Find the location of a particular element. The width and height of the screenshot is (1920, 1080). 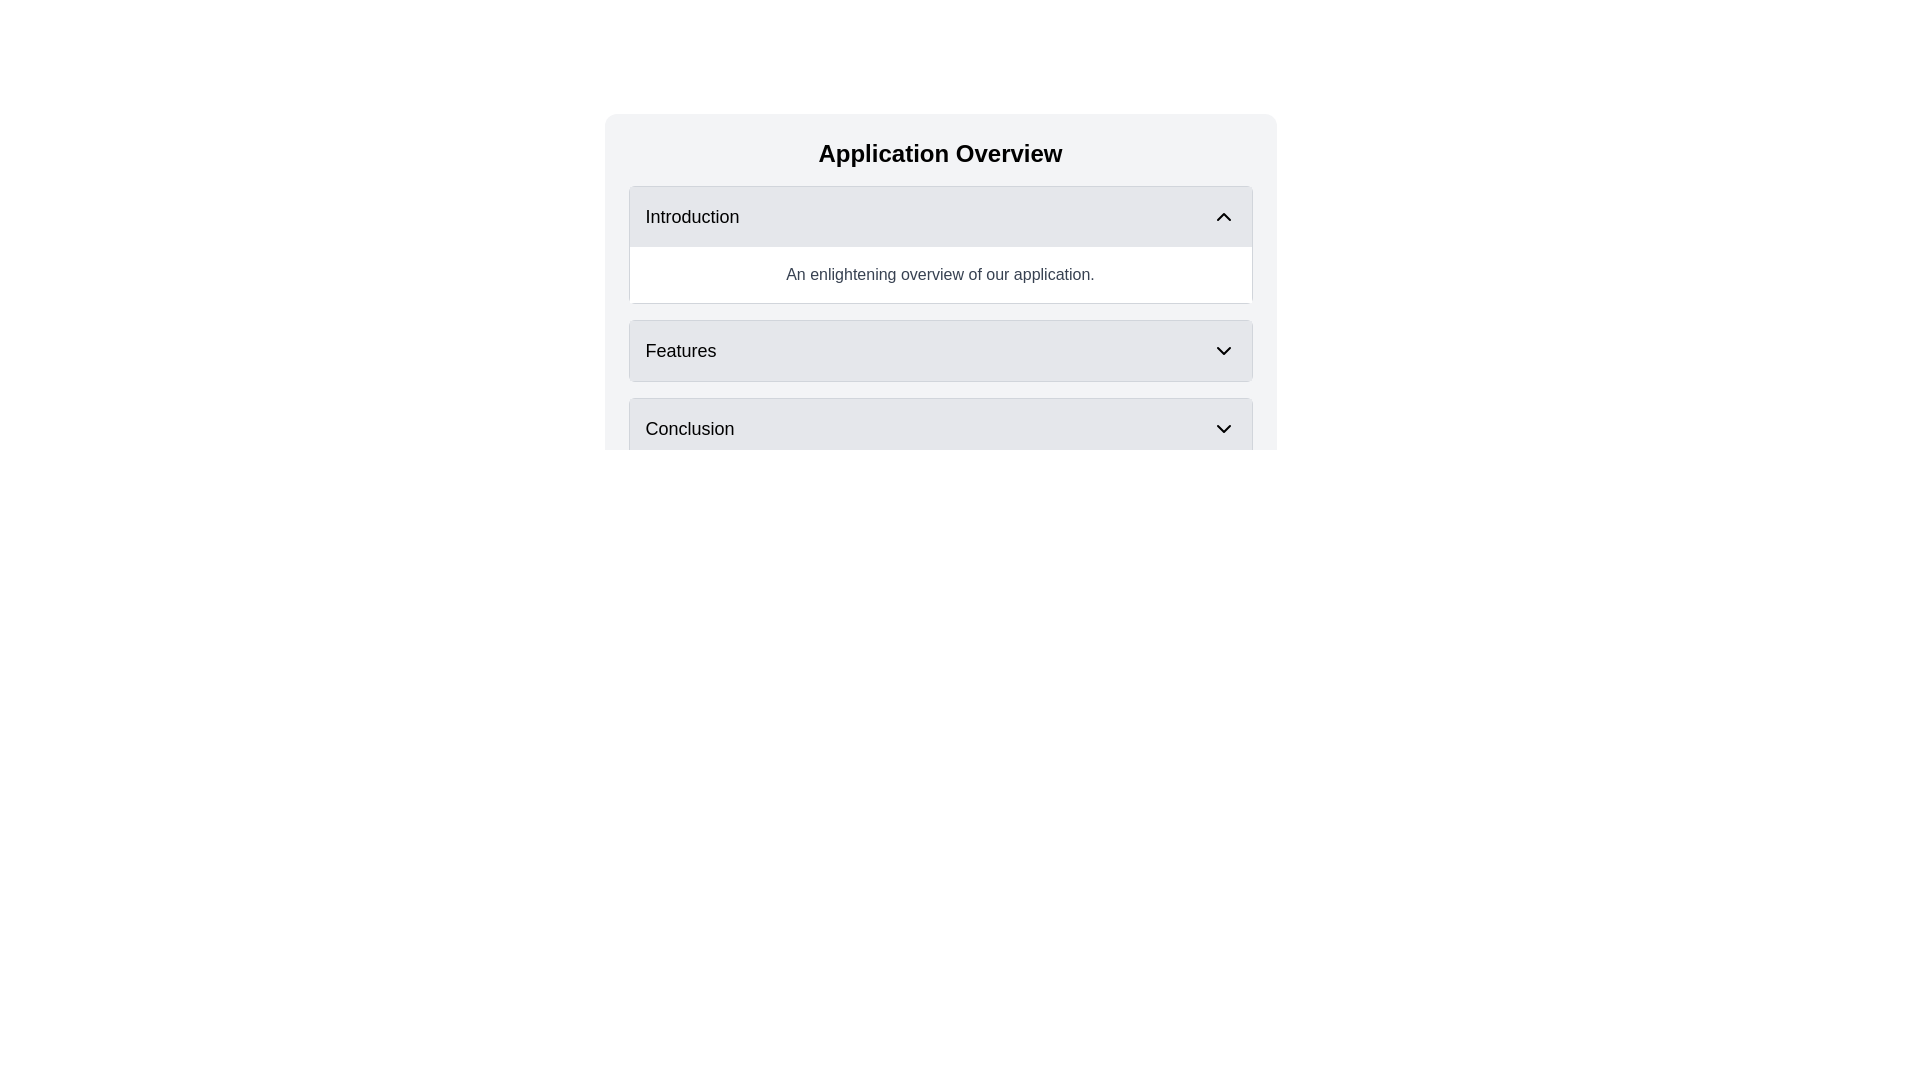

the downward-pointing chevron icon located at the right side of the 'Conclusion' section in a collapsible panel is located at coordinates (1222, 427).